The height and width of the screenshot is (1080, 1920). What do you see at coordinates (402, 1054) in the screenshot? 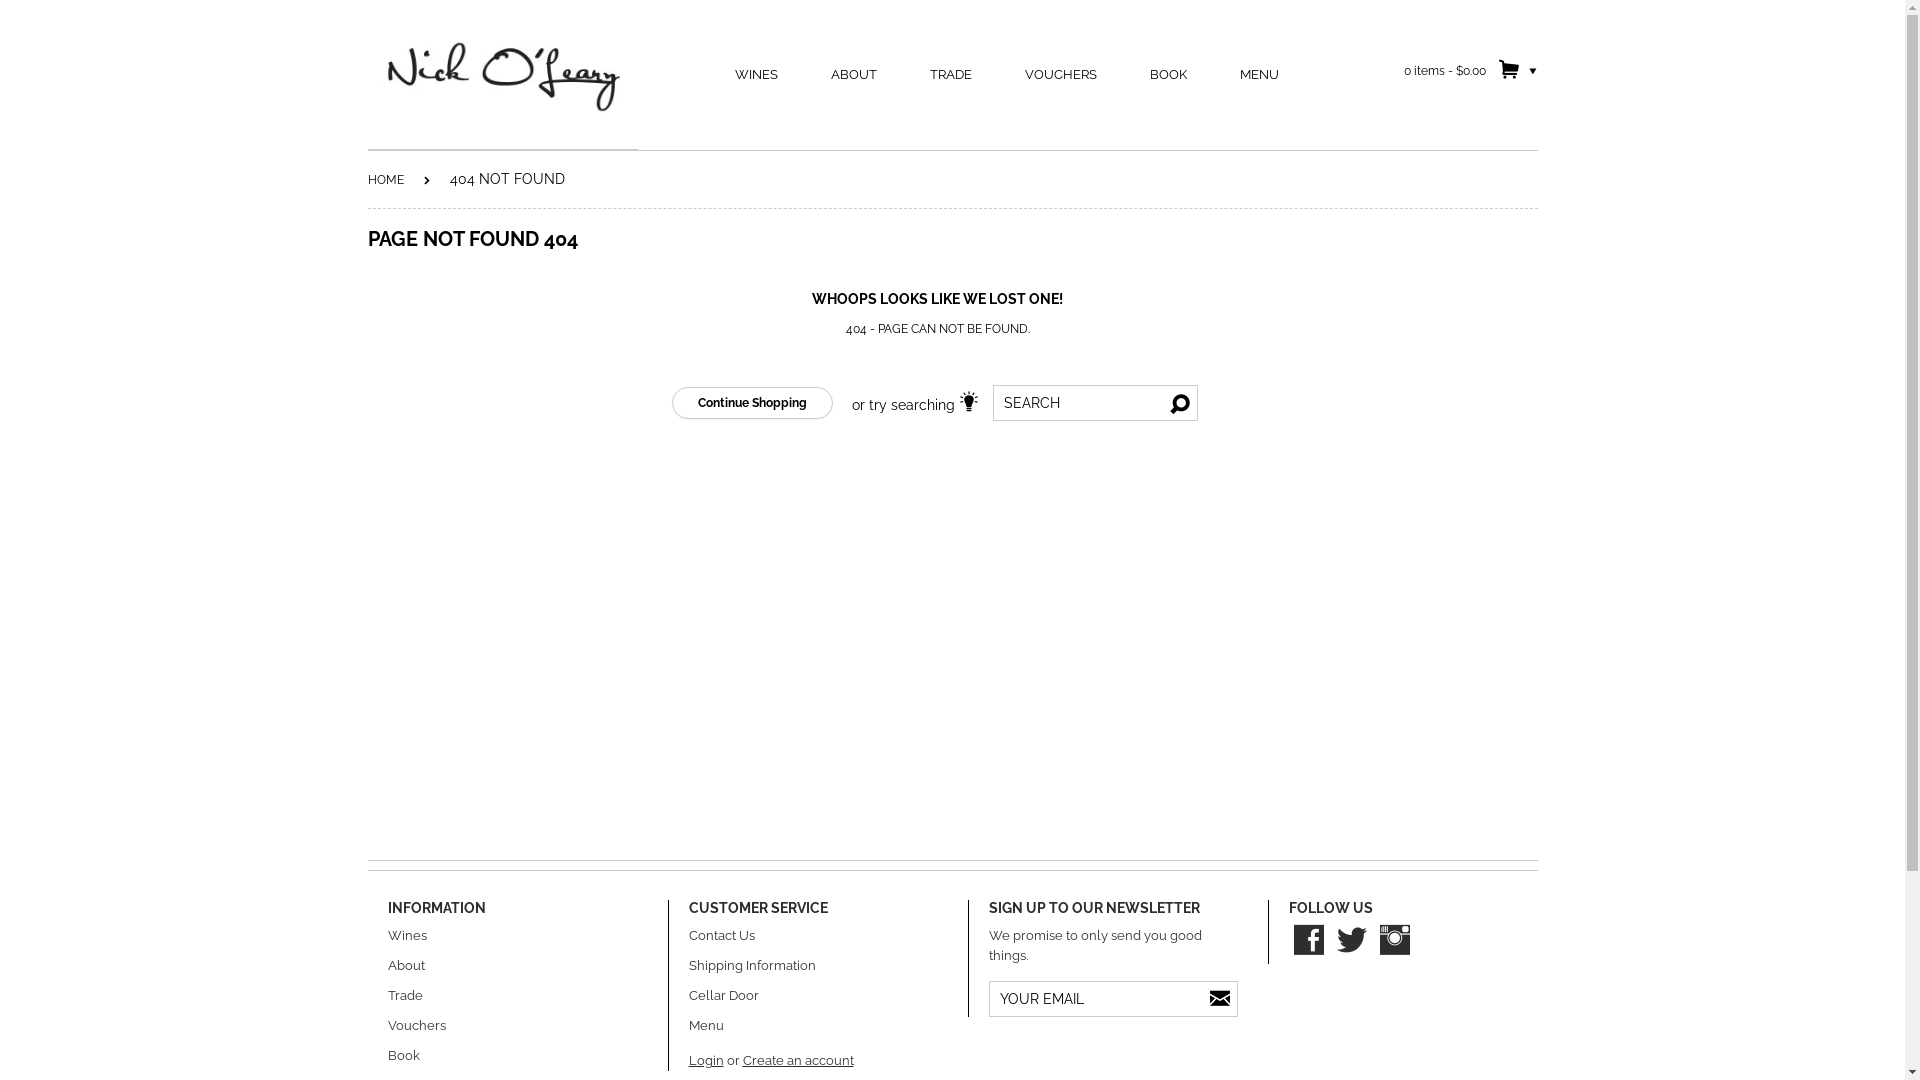
I see `'Book'` at bounding box center [402, 1054].